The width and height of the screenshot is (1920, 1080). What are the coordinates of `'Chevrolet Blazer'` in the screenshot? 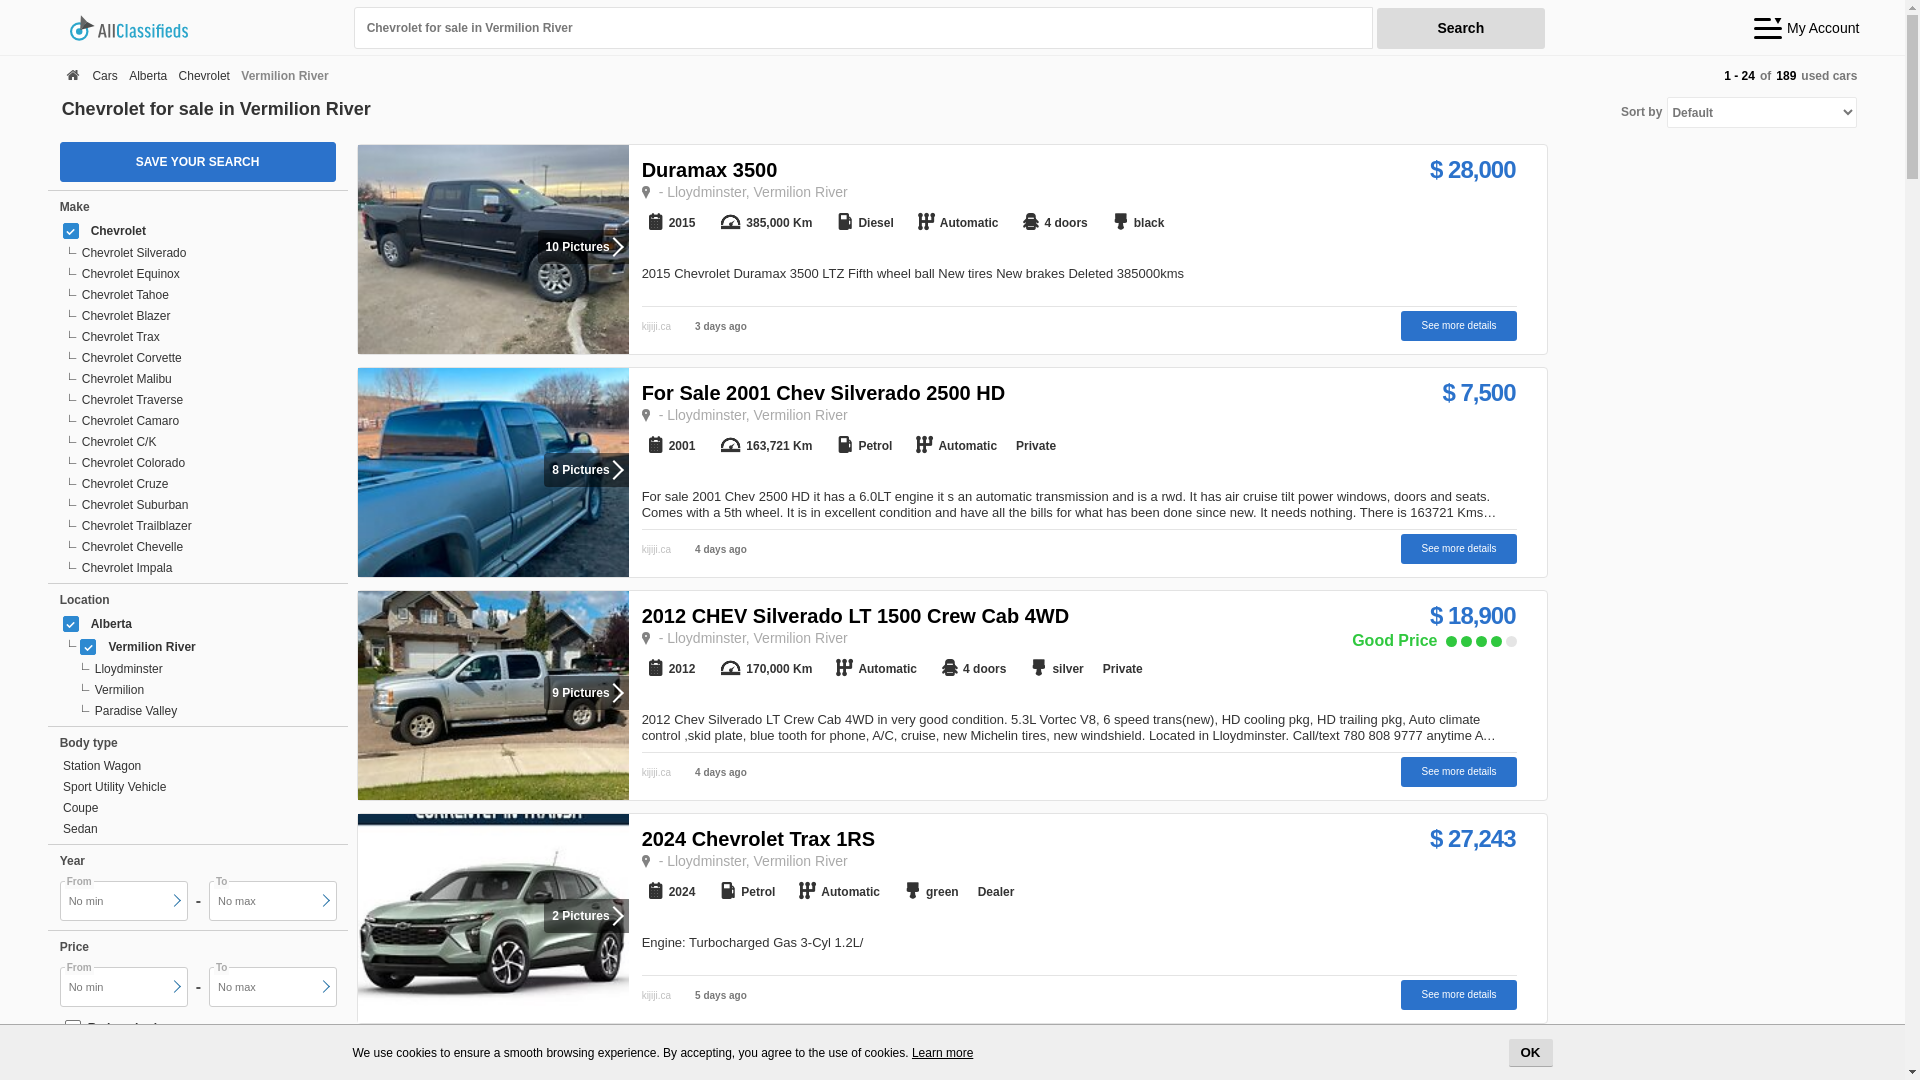 It's located at (77, 315).